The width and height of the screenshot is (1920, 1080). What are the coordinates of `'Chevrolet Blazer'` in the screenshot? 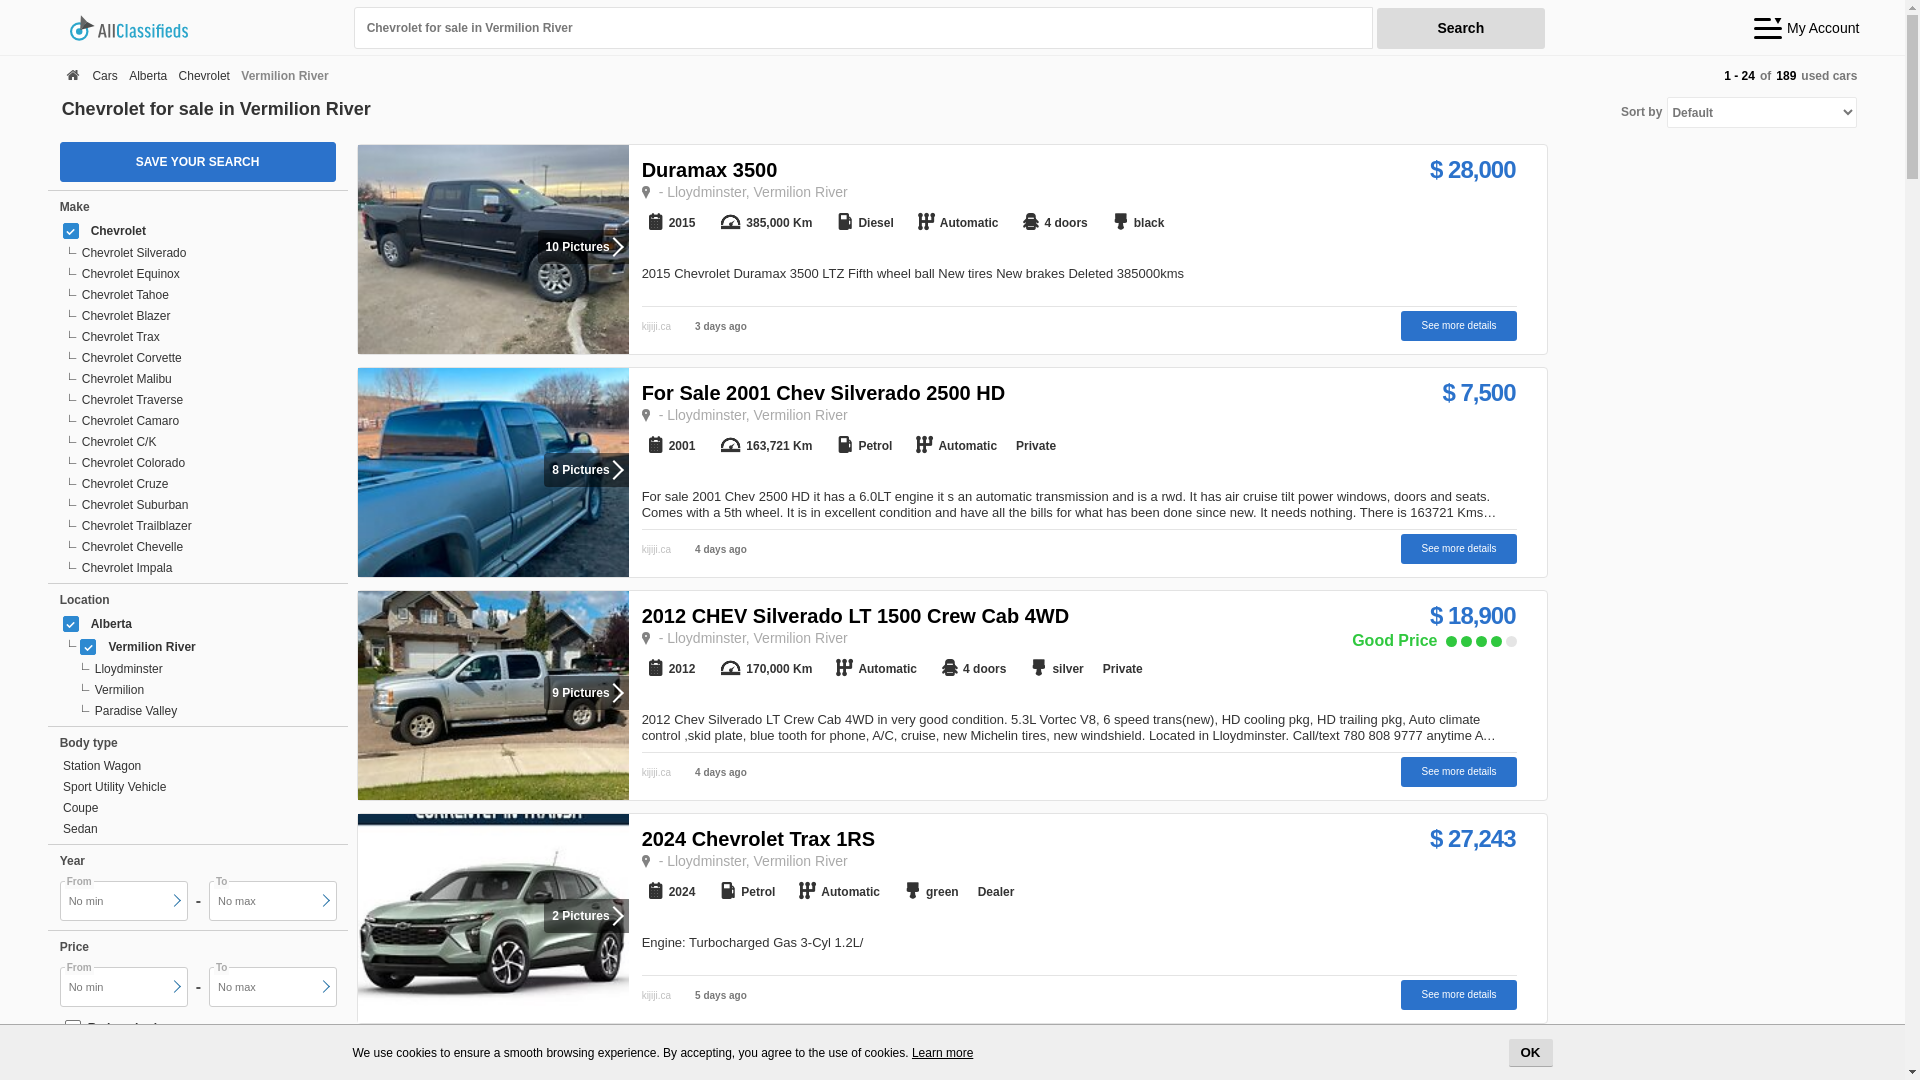 It's located at (77, 315).